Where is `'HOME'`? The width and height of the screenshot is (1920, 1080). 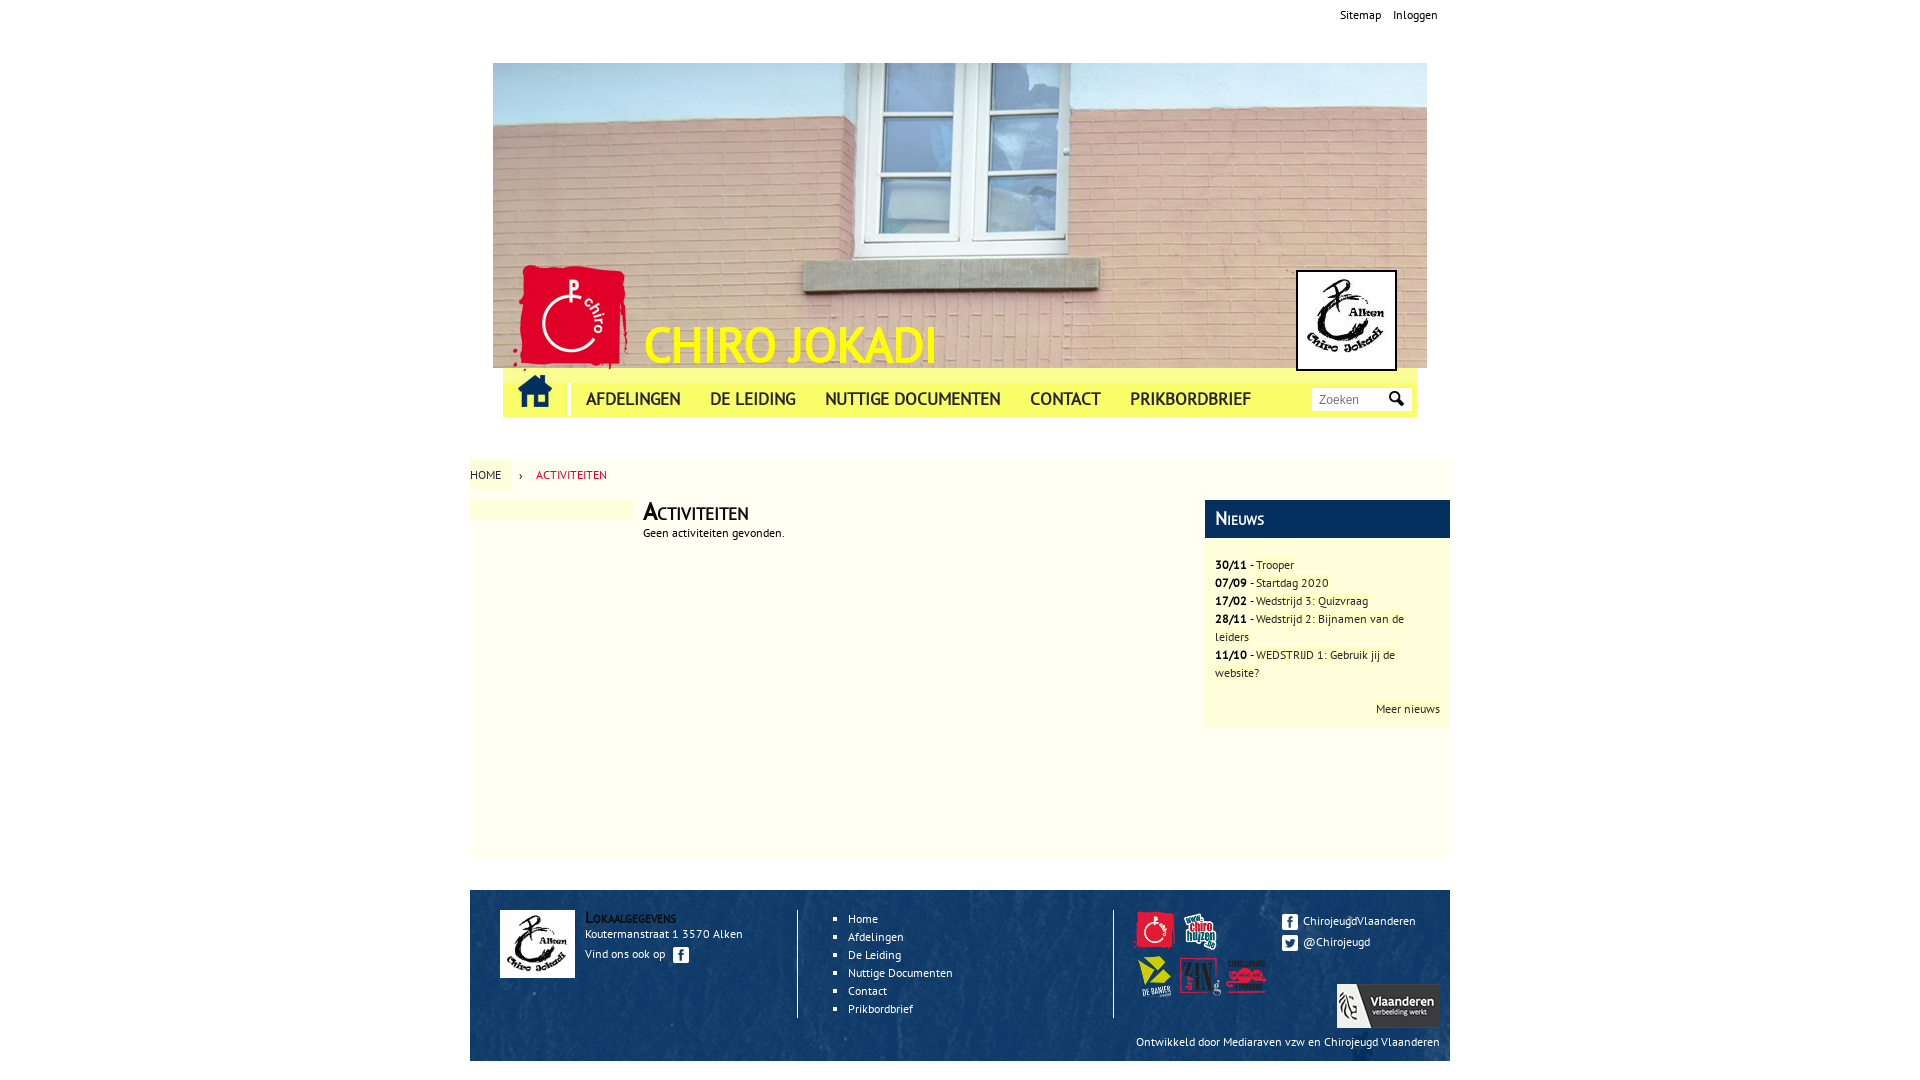
'HOME' is located at coordinates (534, 390).